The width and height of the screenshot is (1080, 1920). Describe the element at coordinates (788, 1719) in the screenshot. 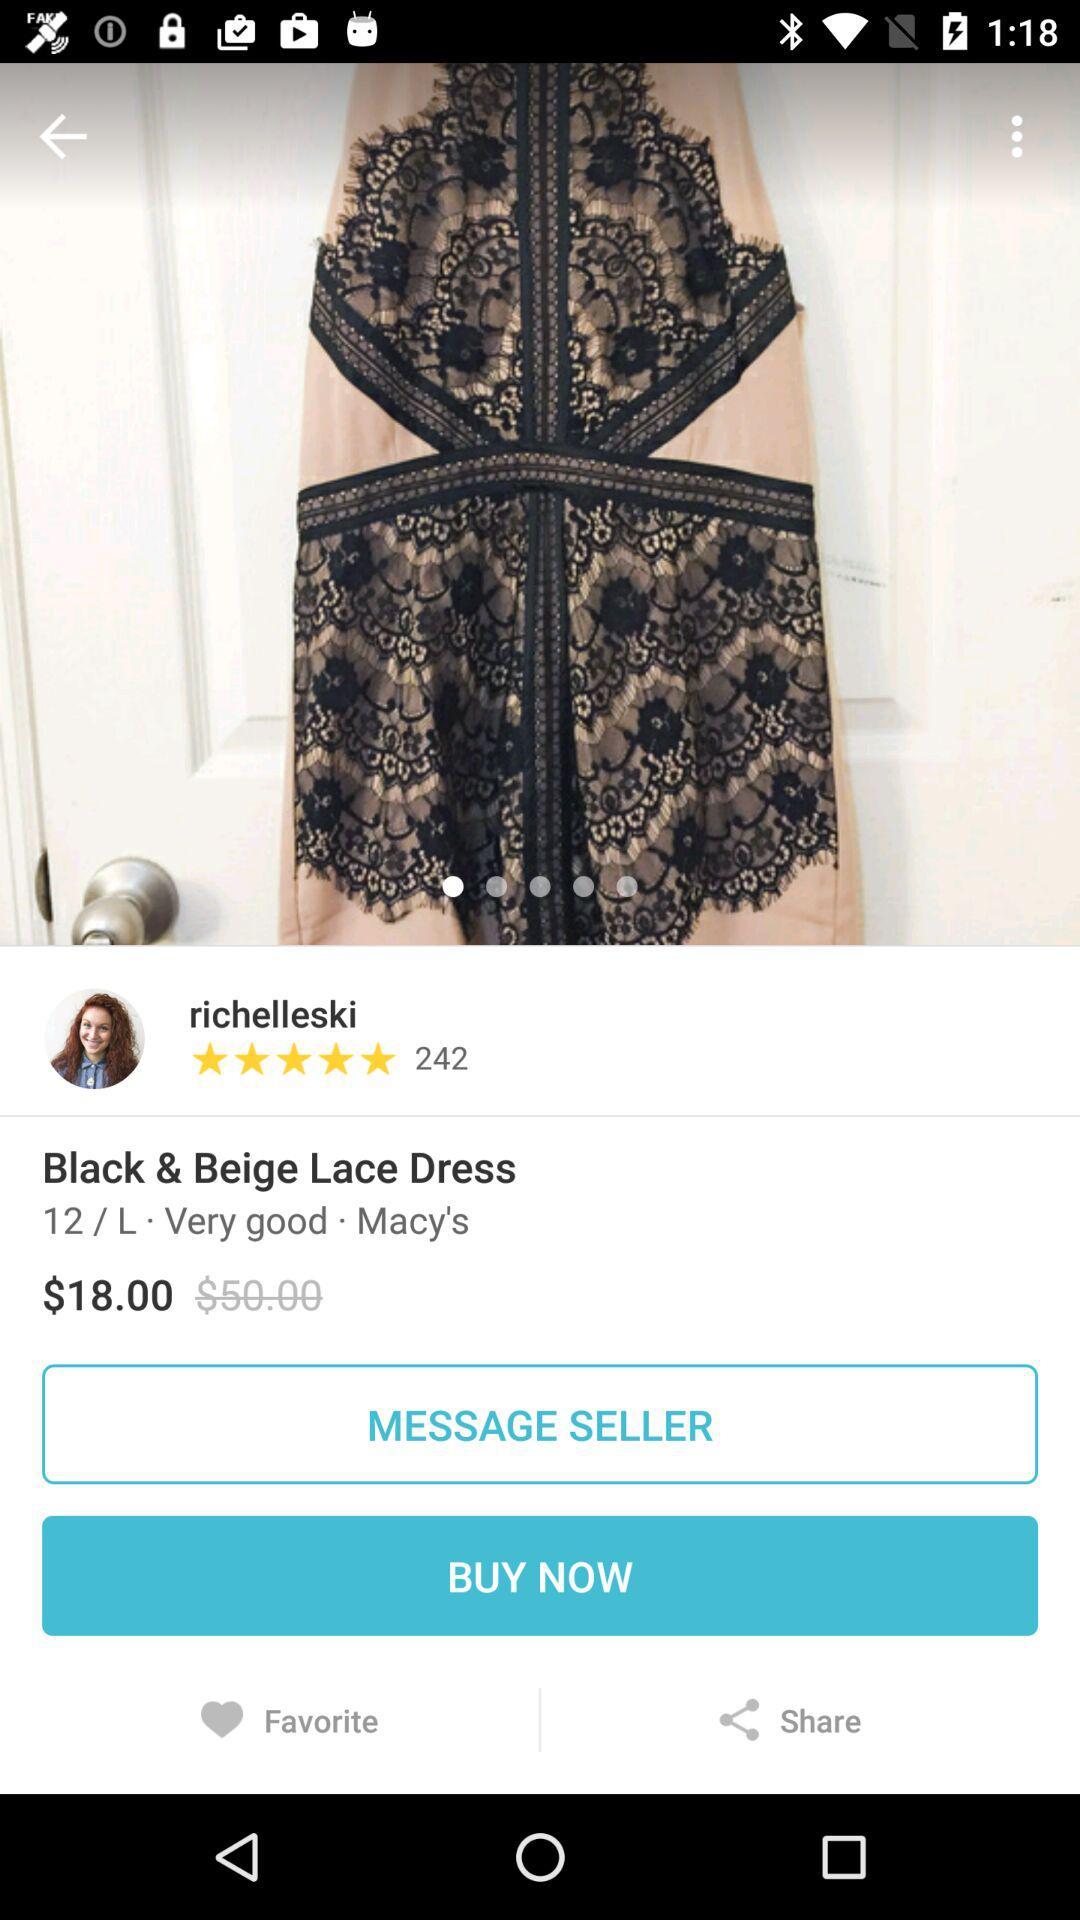

I see `the icon at the bottom right corner` at that location.